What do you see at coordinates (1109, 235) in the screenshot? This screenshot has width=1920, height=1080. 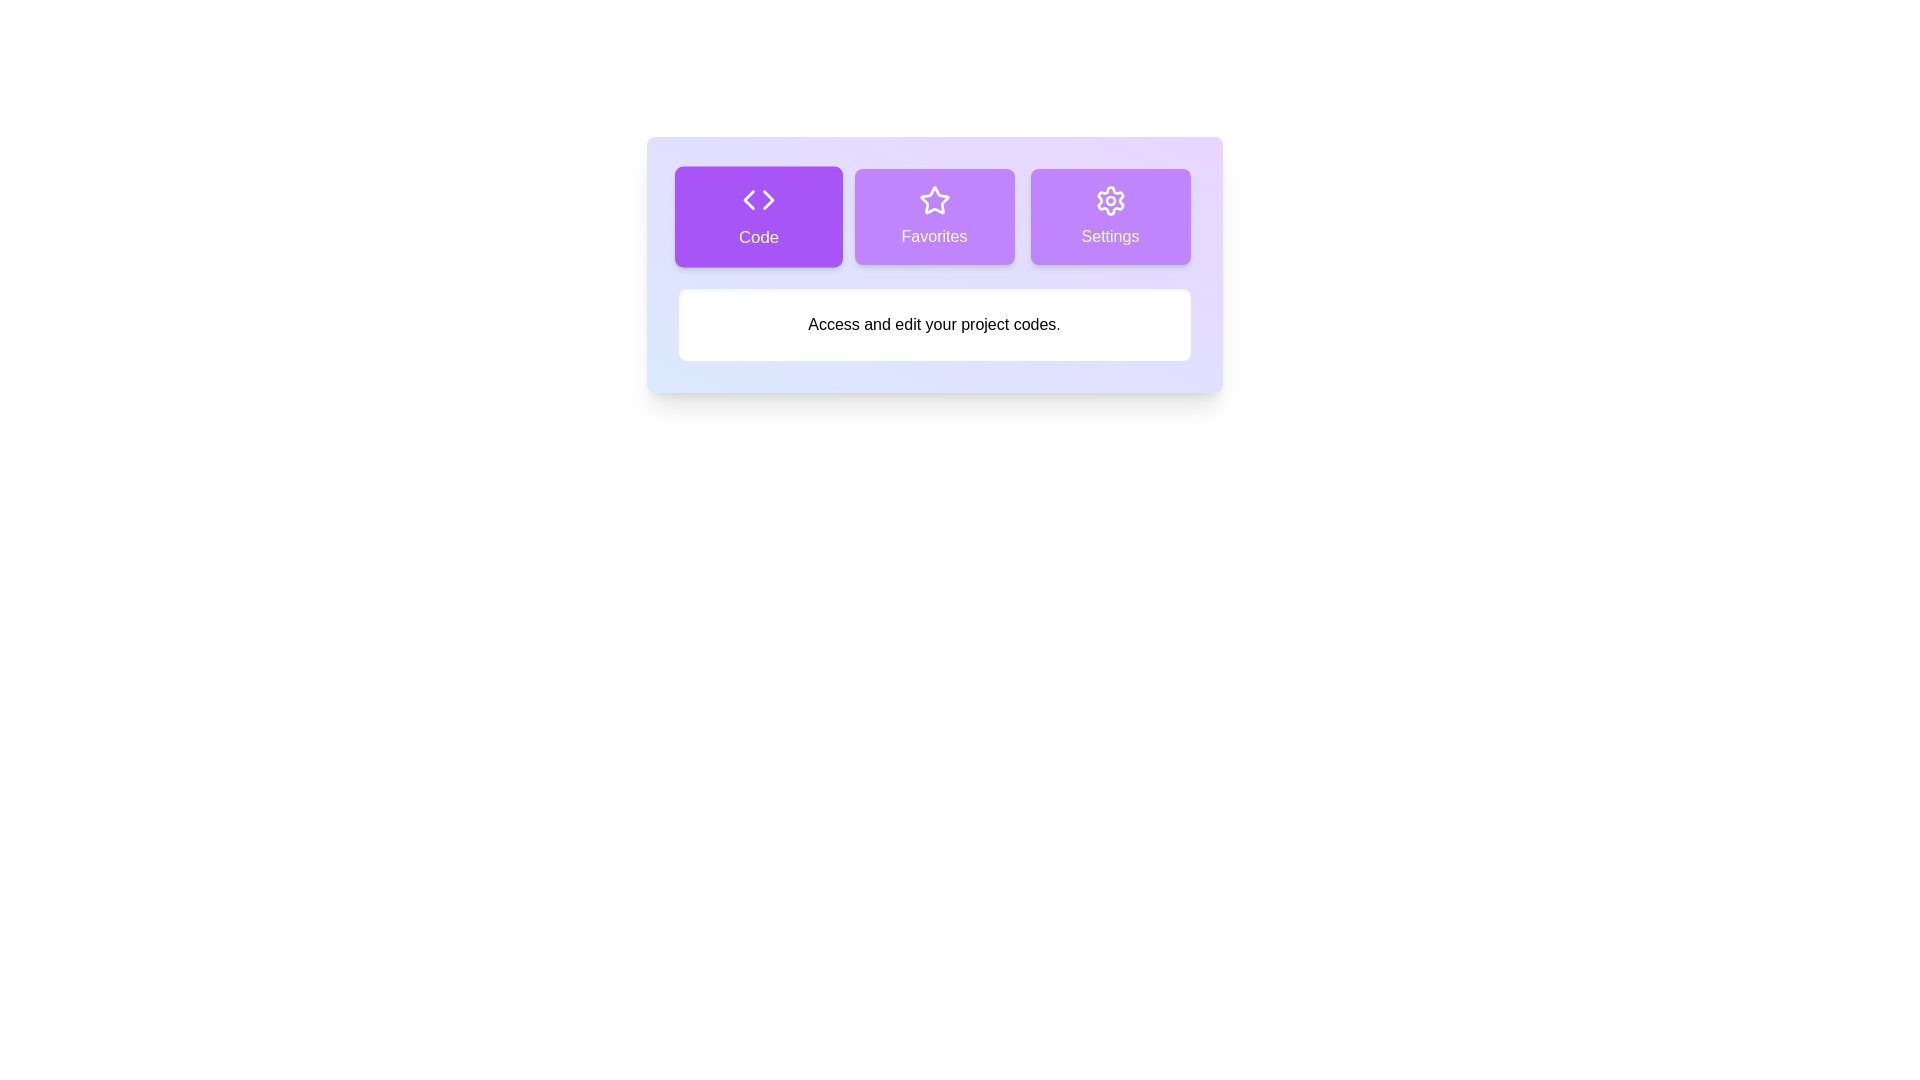 I see `the Text Label indicating 'Settings' located in the top-right corner, below the gear icon` at bounding box center [1109, 235].